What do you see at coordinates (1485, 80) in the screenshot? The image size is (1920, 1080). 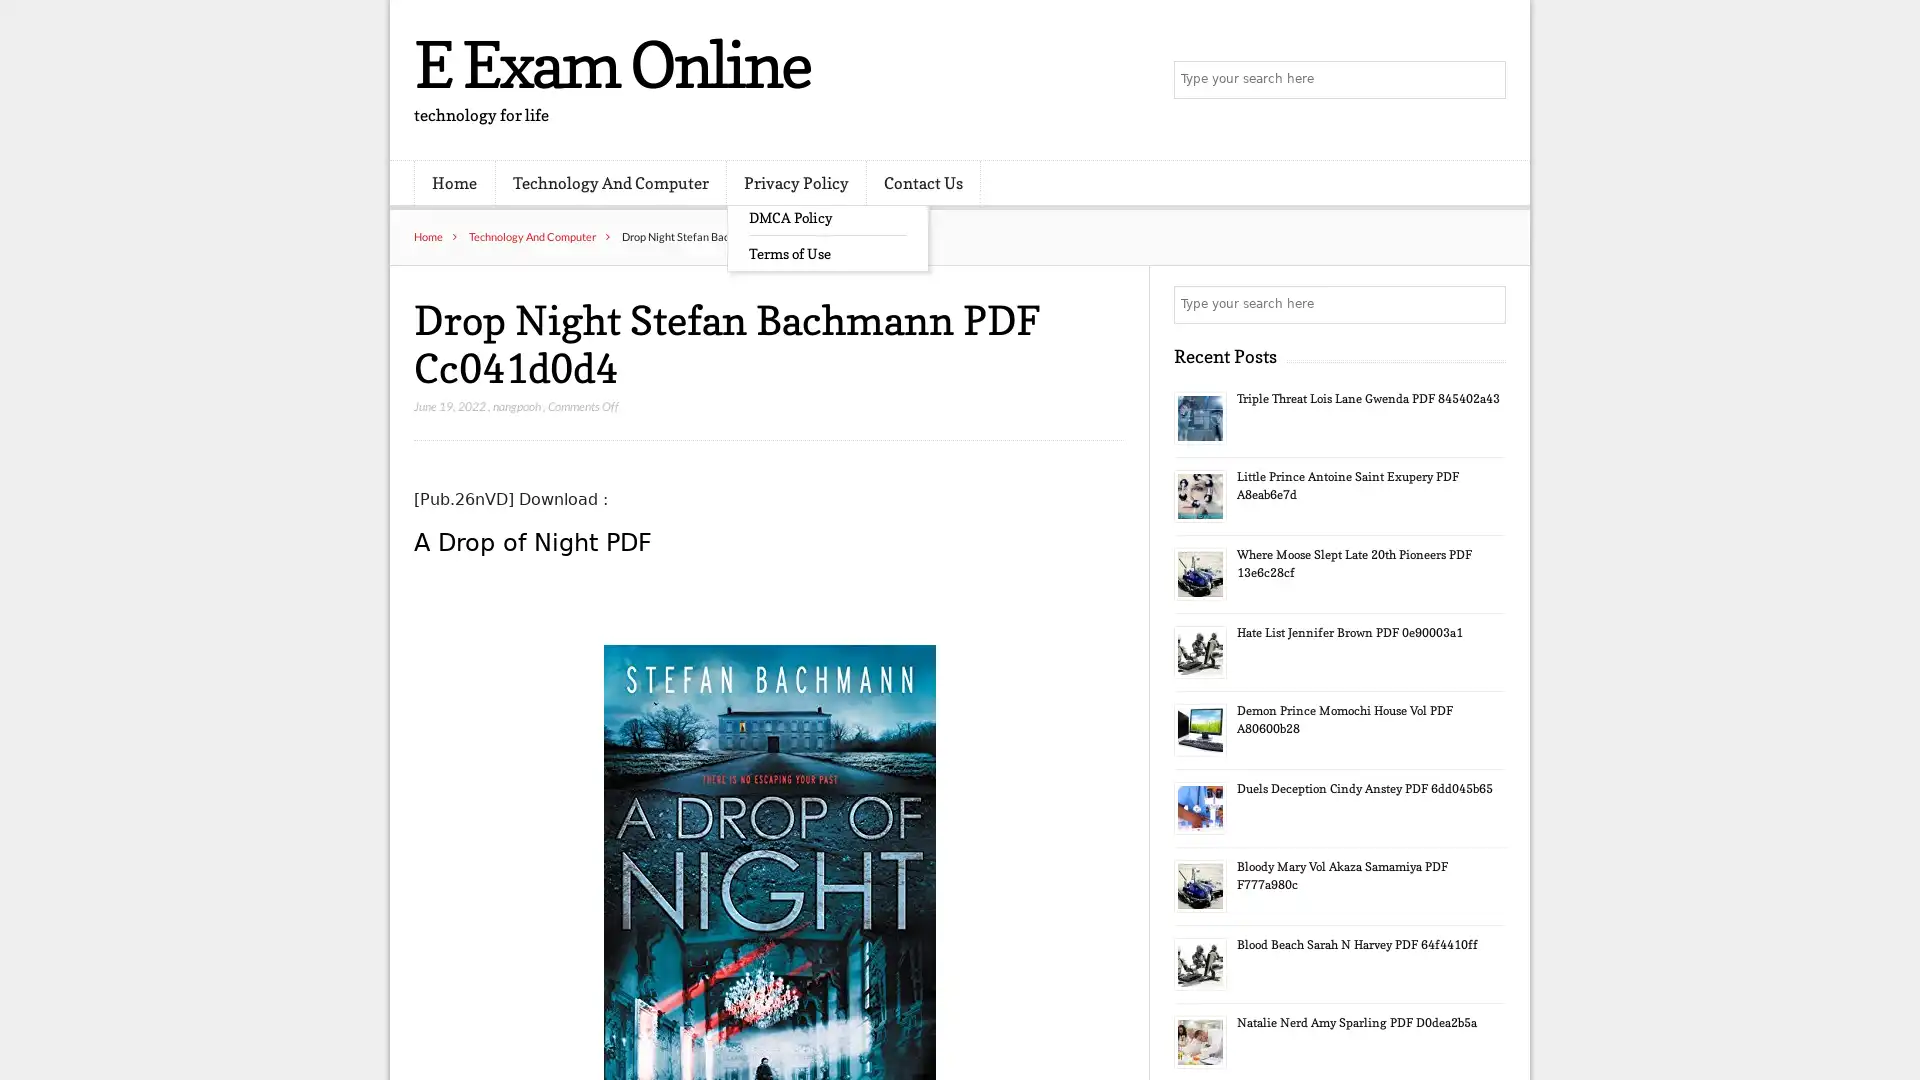 I see `Search` at bounding box center [1485, 80].